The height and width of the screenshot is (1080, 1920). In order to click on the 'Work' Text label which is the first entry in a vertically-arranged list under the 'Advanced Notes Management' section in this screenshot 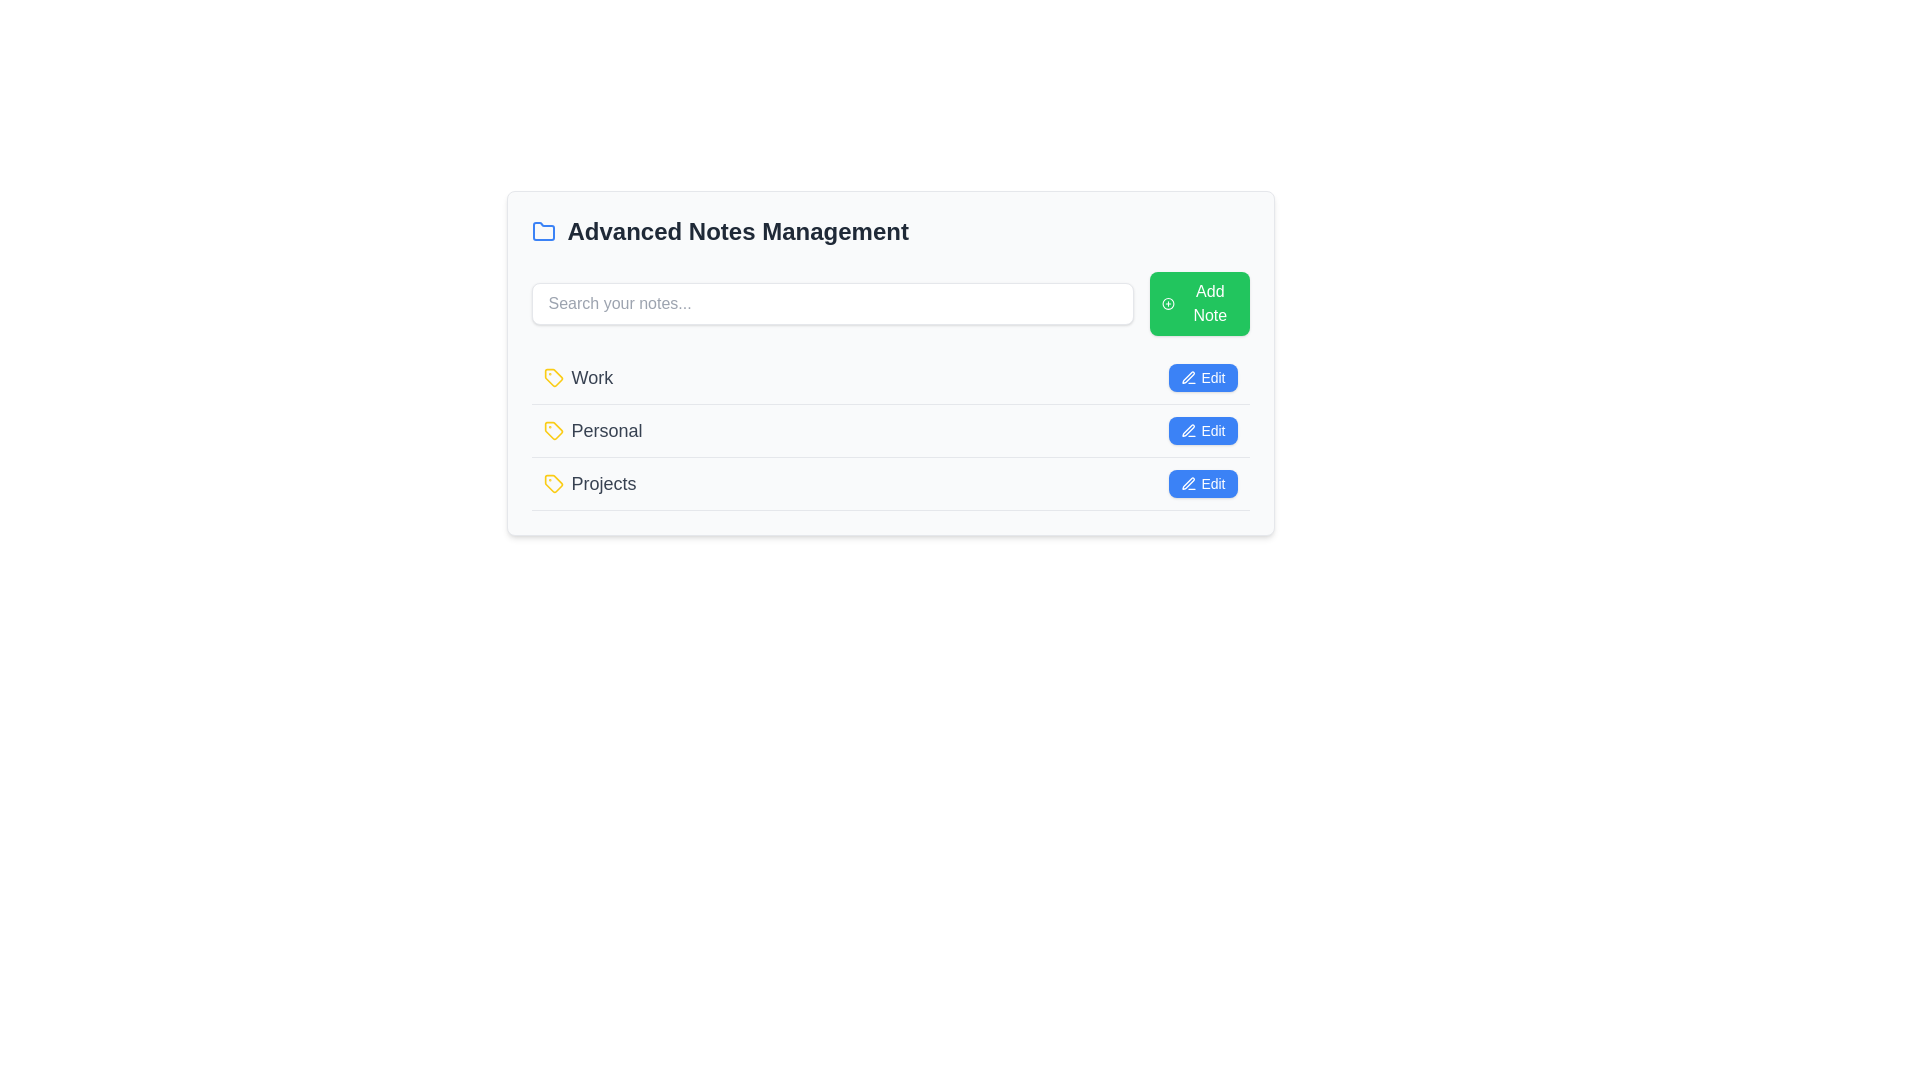, I will do `click(577, 378)`.